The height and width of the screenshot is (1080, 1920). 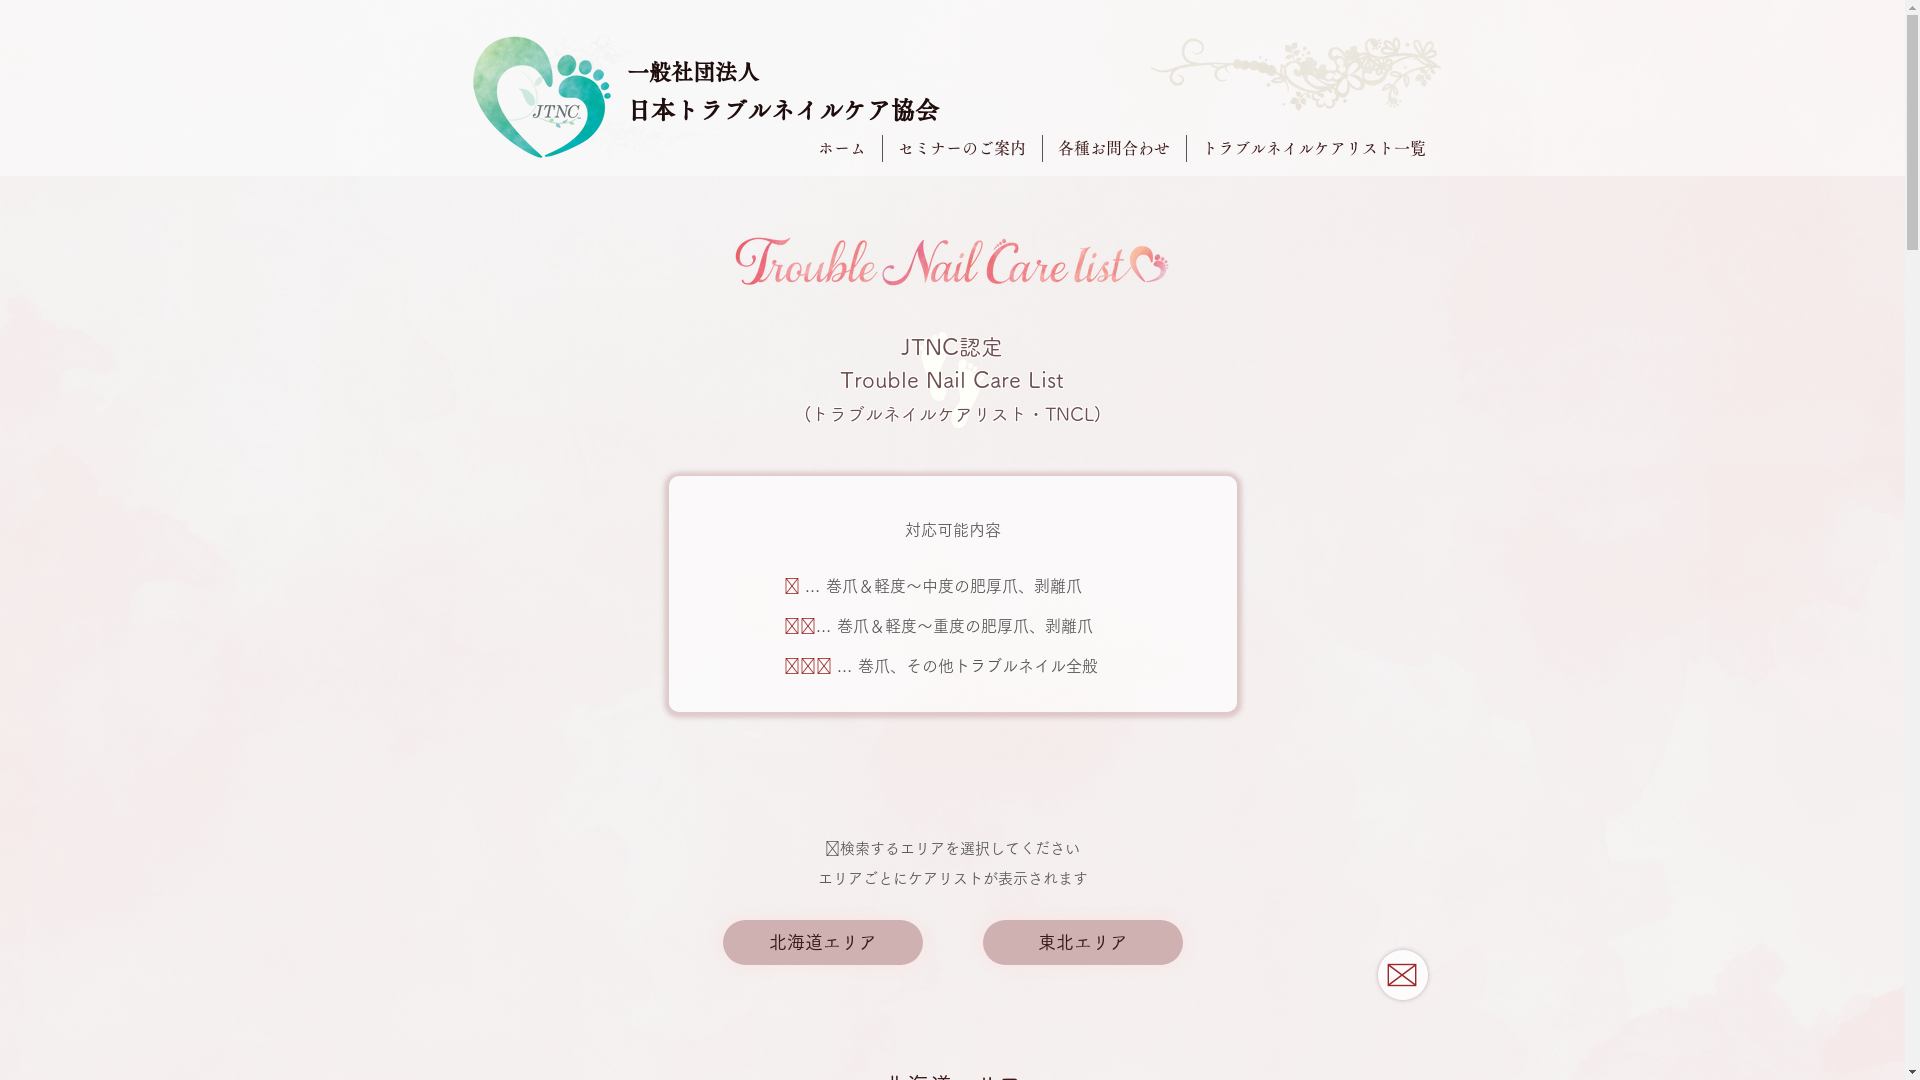 I want to click on 'foot_edited_edited_edited_edited.png', so click(x=902, y=380).